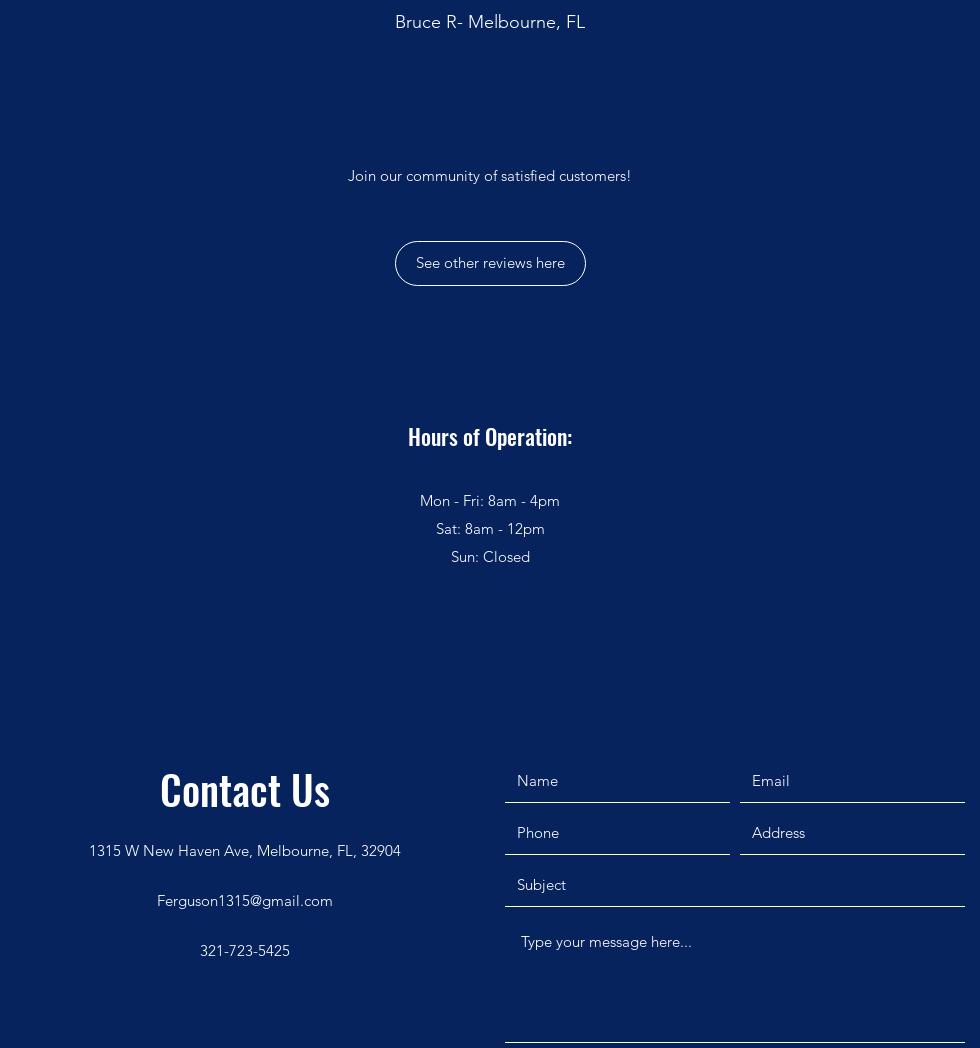  Describe the element at coordinates (245, 949) in the screenshot. I see `'321-723-5425'` at that location.